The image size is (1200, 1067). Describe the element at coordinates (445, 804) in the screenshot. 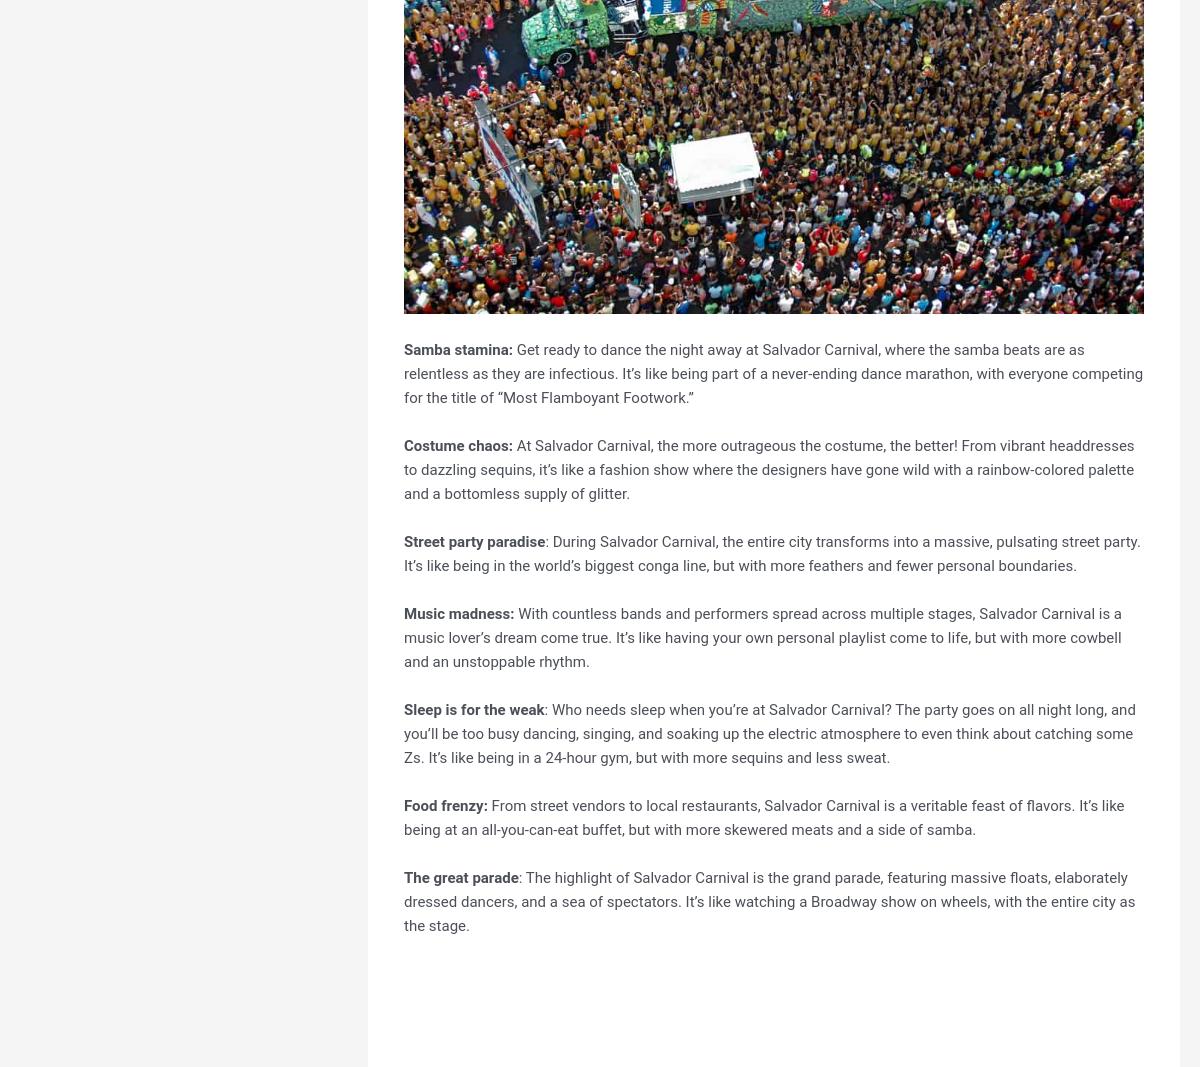

I see `'Food frenzy:'` at that location.